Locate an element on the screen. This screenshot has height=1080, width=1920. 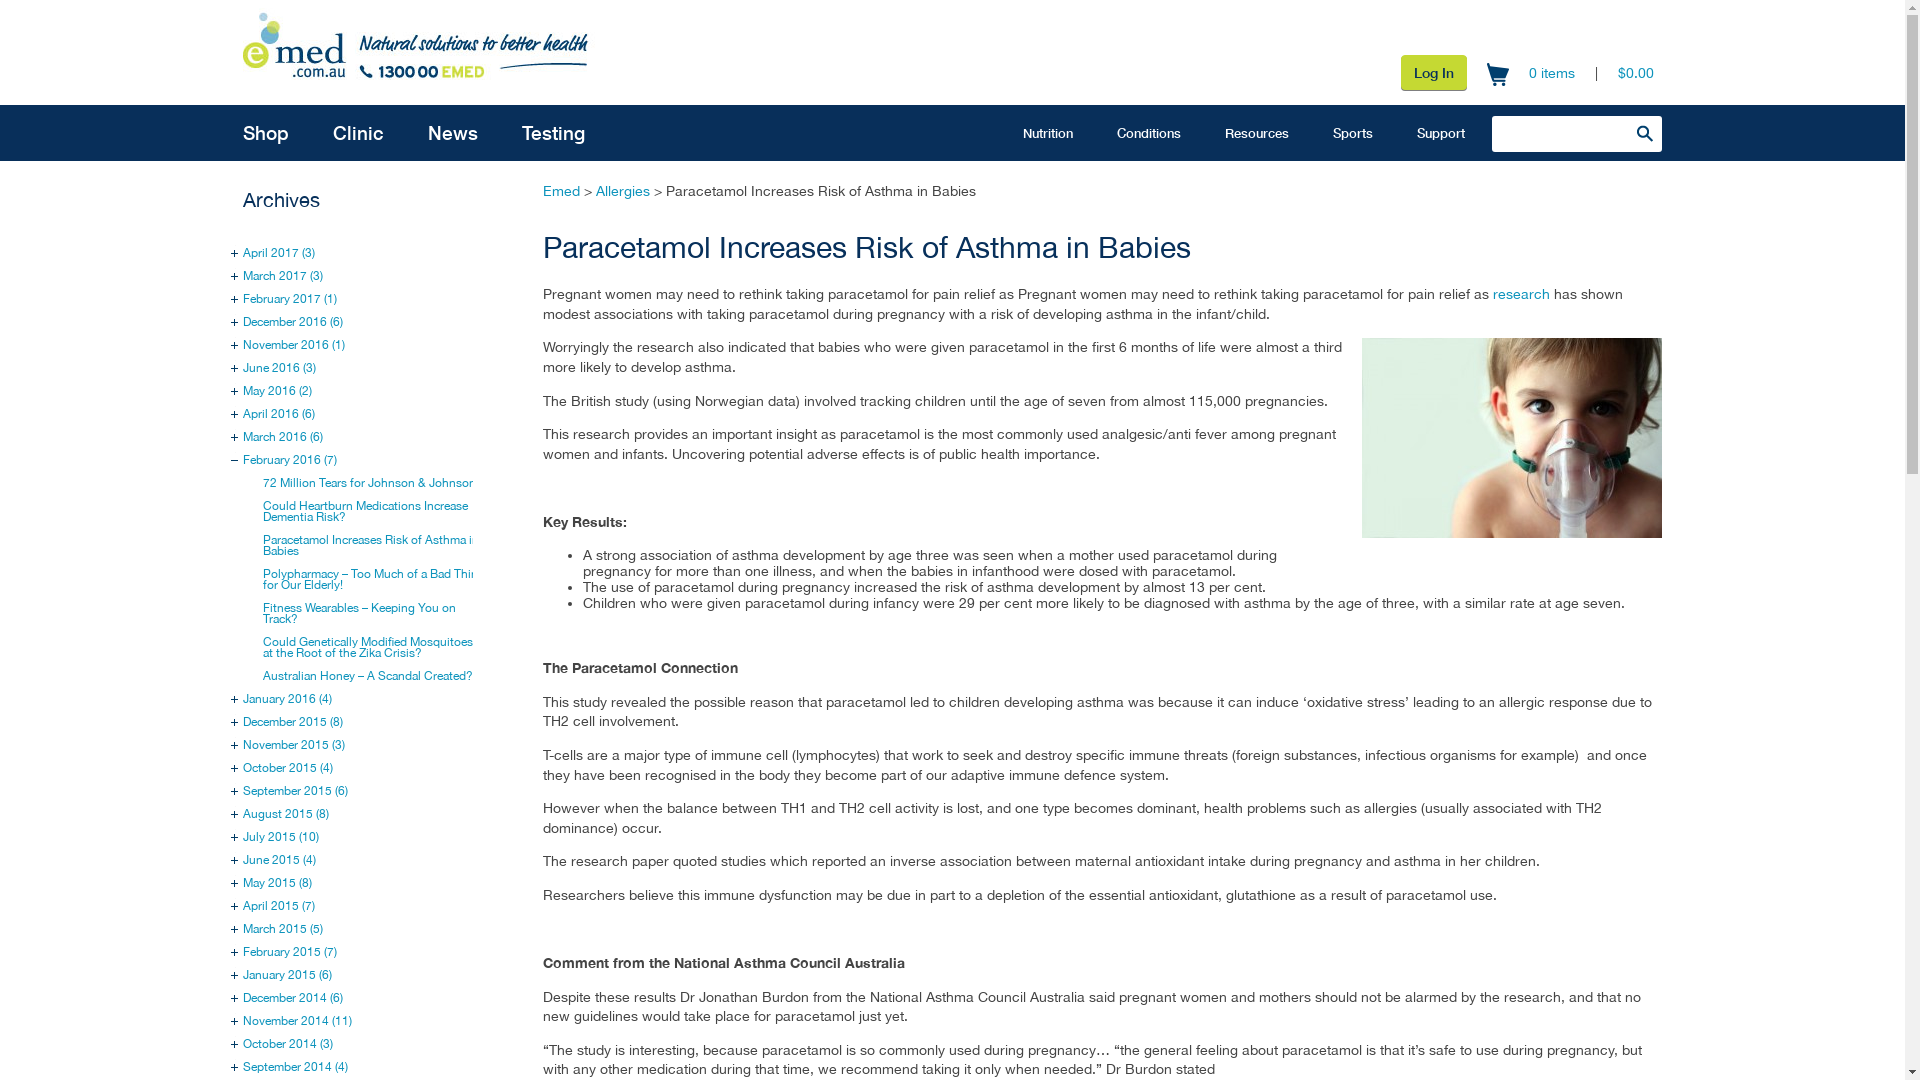
'October 2014 (3)' is located at coordinates (287, 1043).